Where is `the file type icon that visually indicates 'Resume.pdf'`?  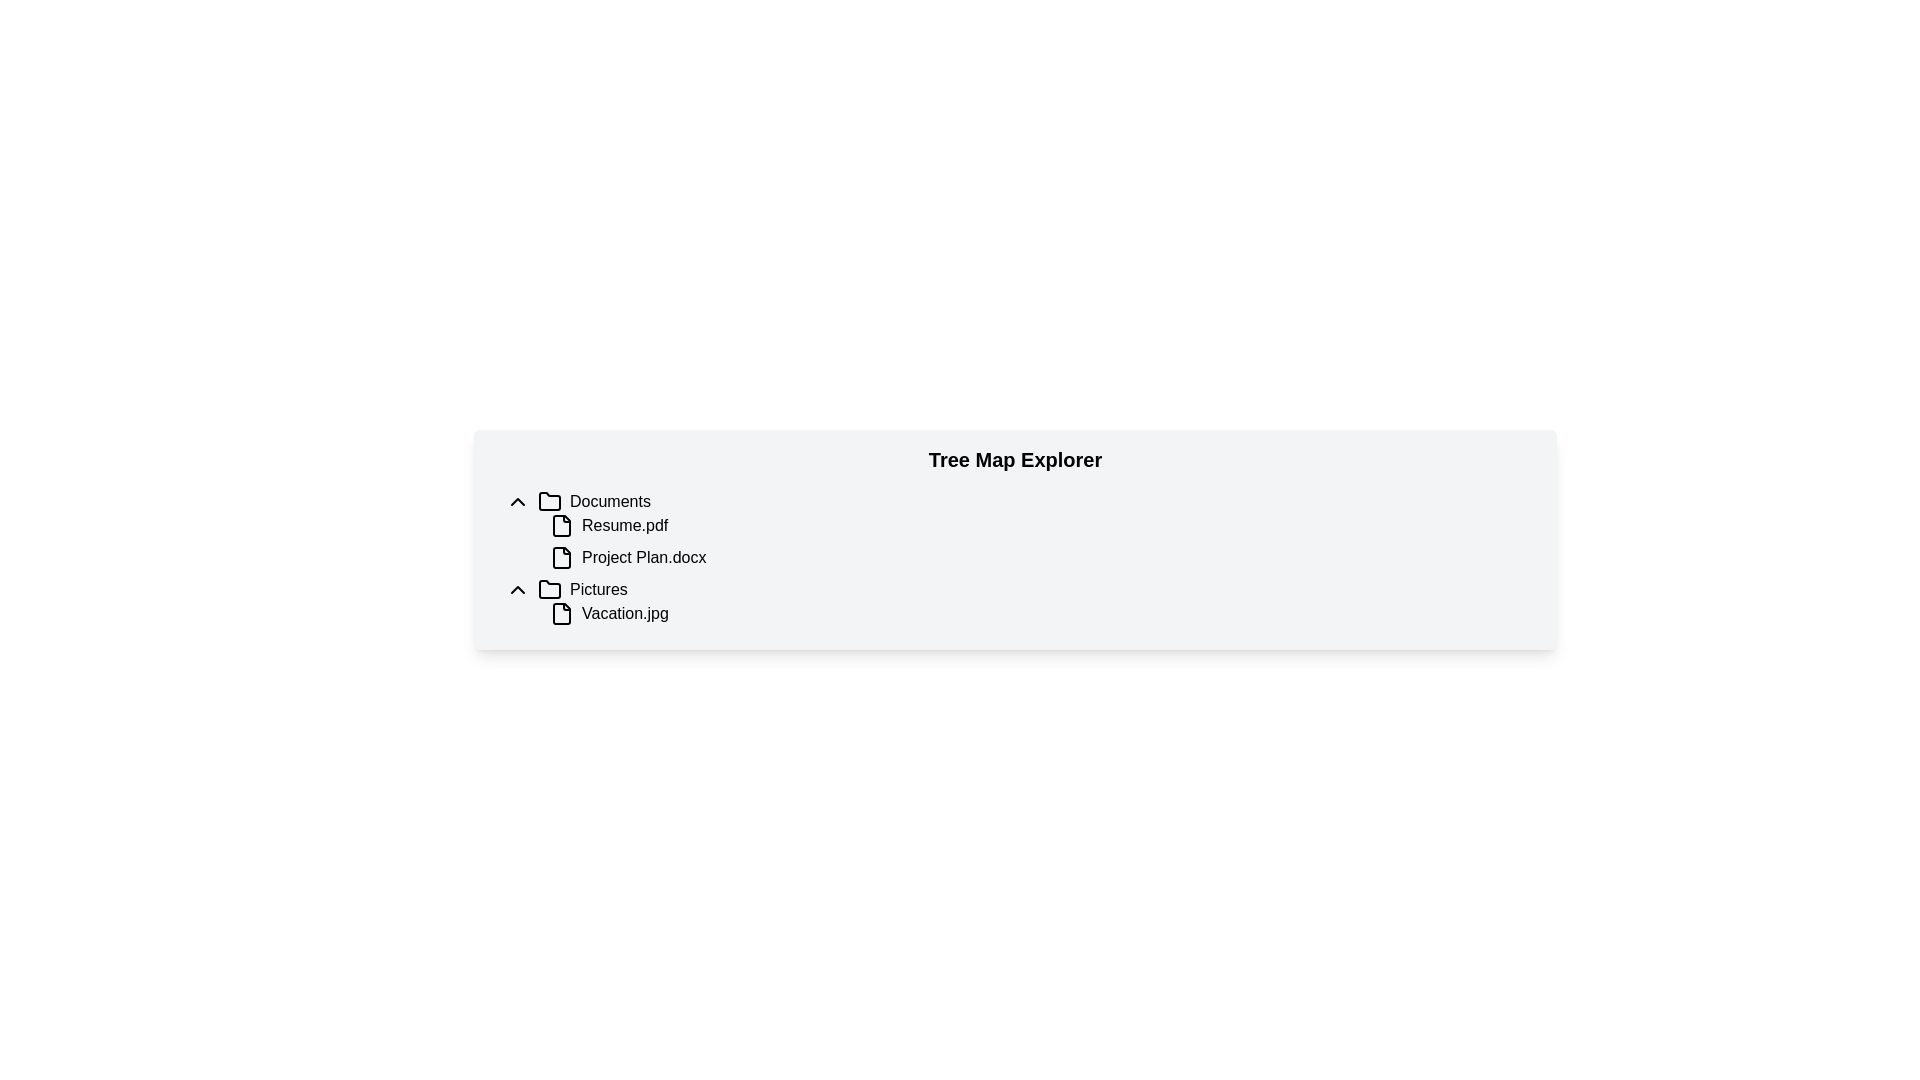
the file type icon that visually indicates 'Resume.pdf' is located at coordinates (560, 524).